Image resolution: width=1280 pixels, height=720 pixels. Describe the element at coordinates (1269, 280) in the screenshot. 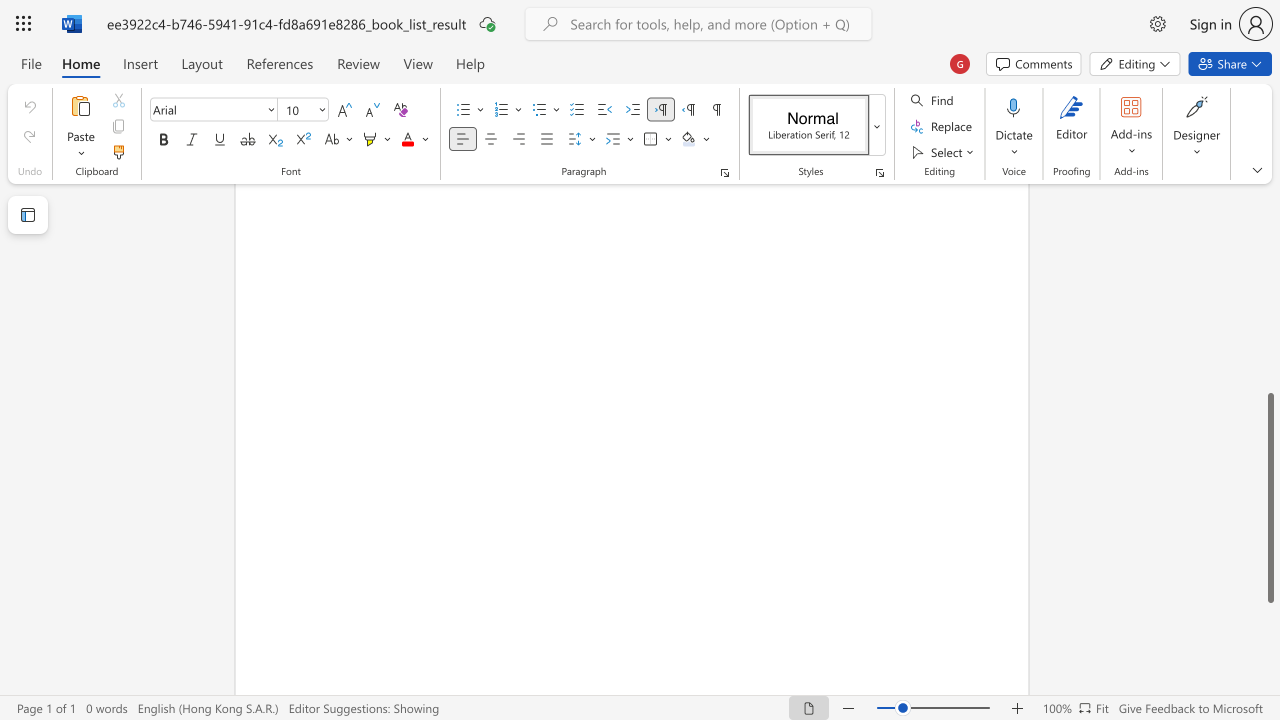

I see `the scrollbar to move the view up` at that location.